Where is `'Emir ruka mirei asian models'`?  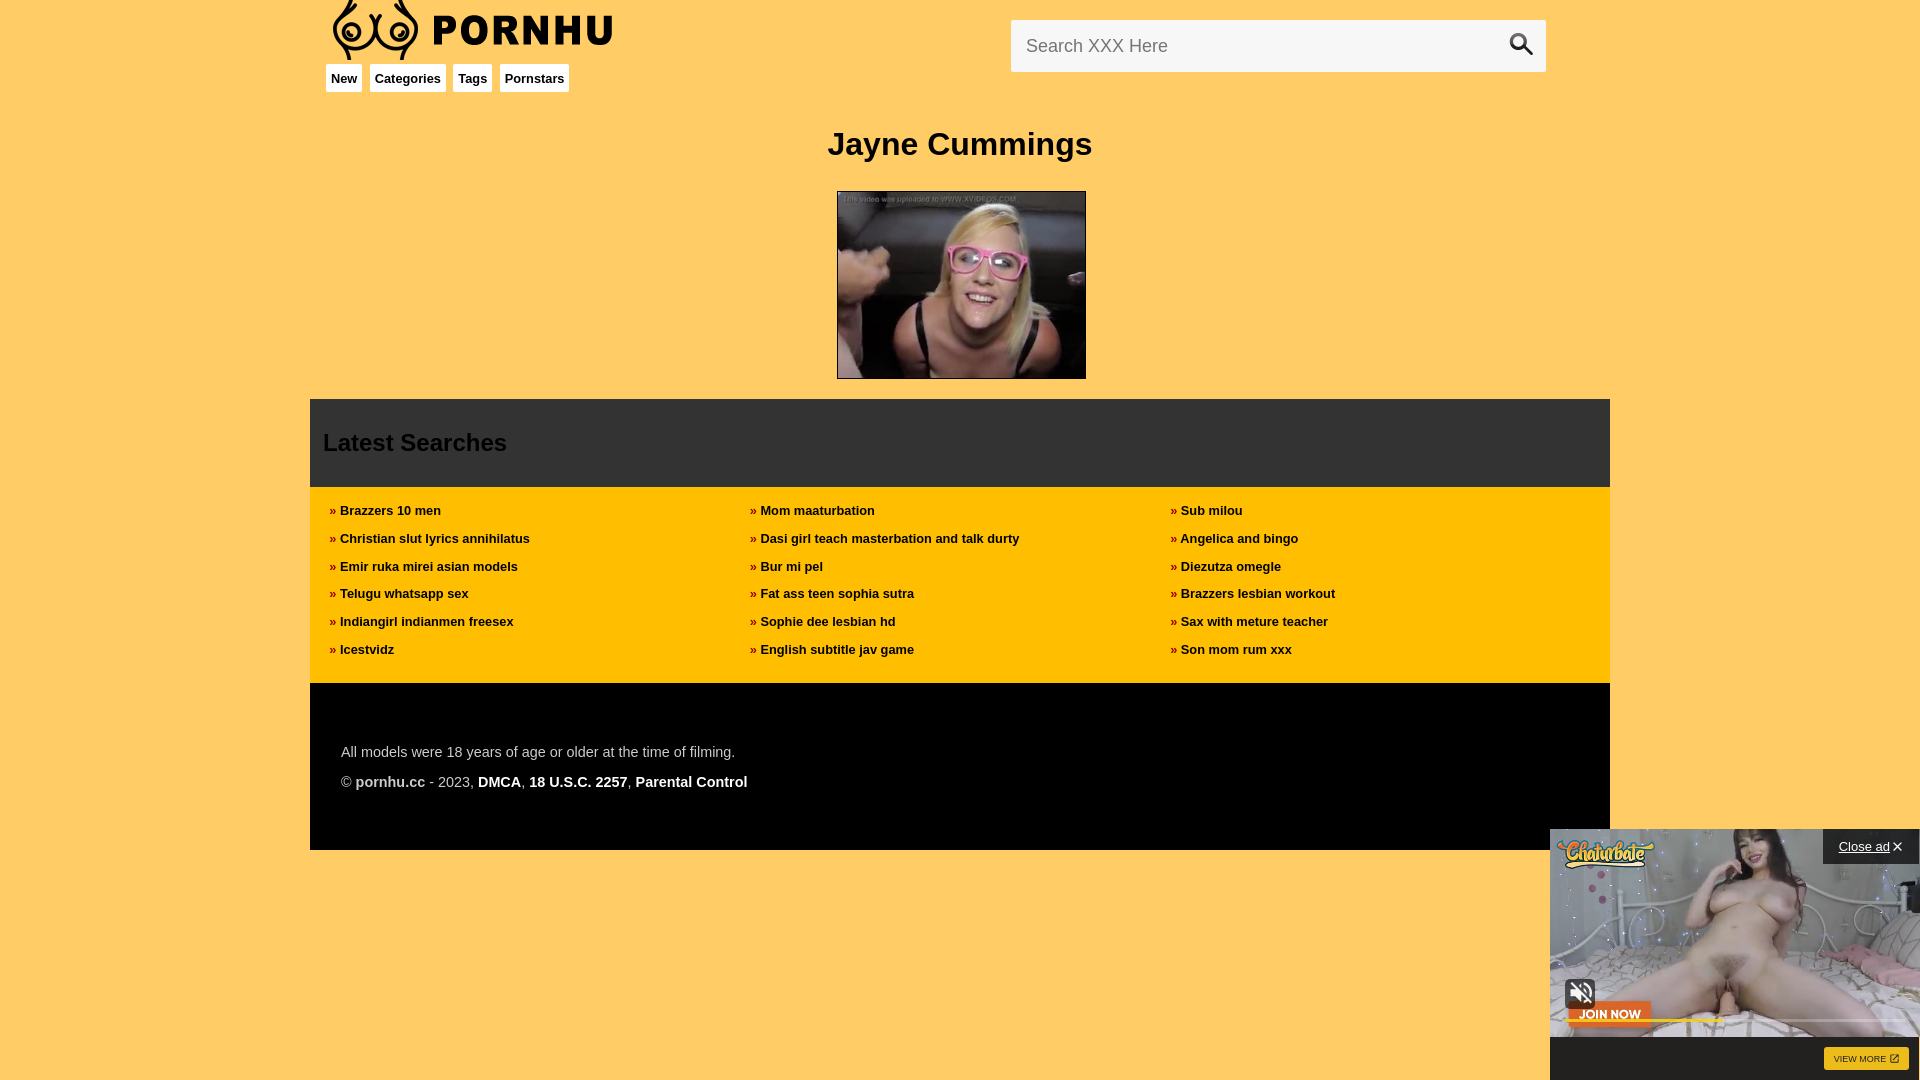 'Emir ruka mirei asian models' is located at coordinates (427, 566).